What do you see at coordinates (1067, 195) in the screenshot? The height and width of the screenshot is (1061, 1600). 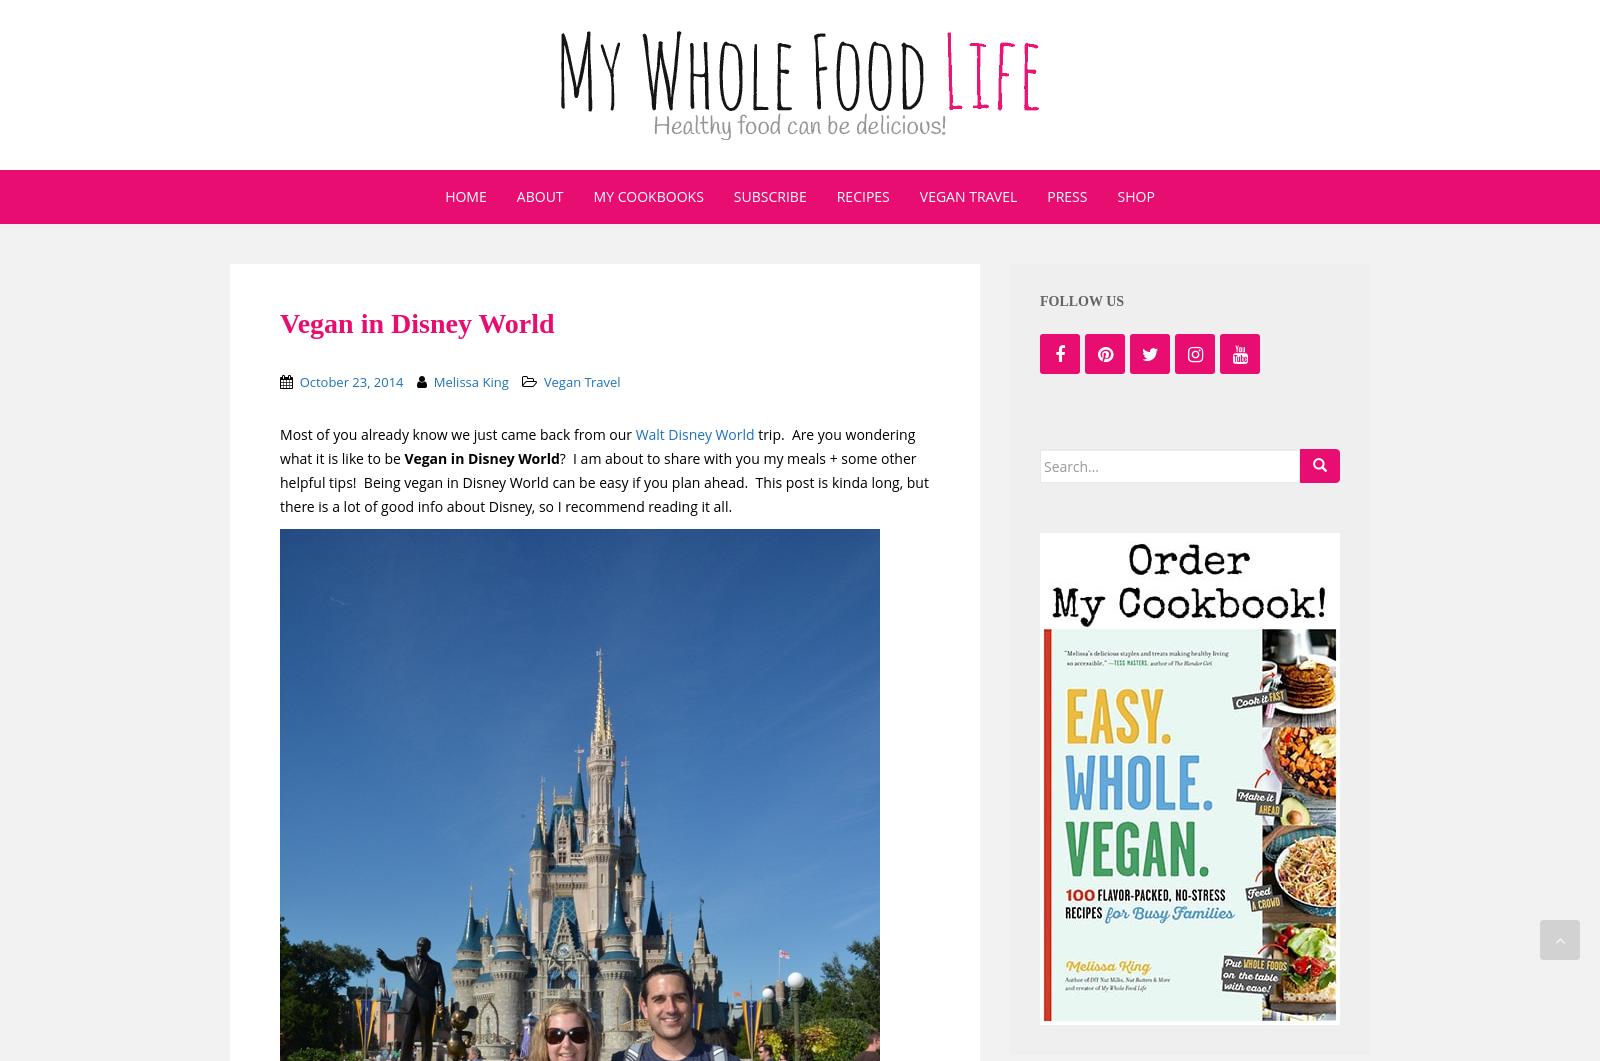 I see `'Press'` at bounding box center [1067, 195].